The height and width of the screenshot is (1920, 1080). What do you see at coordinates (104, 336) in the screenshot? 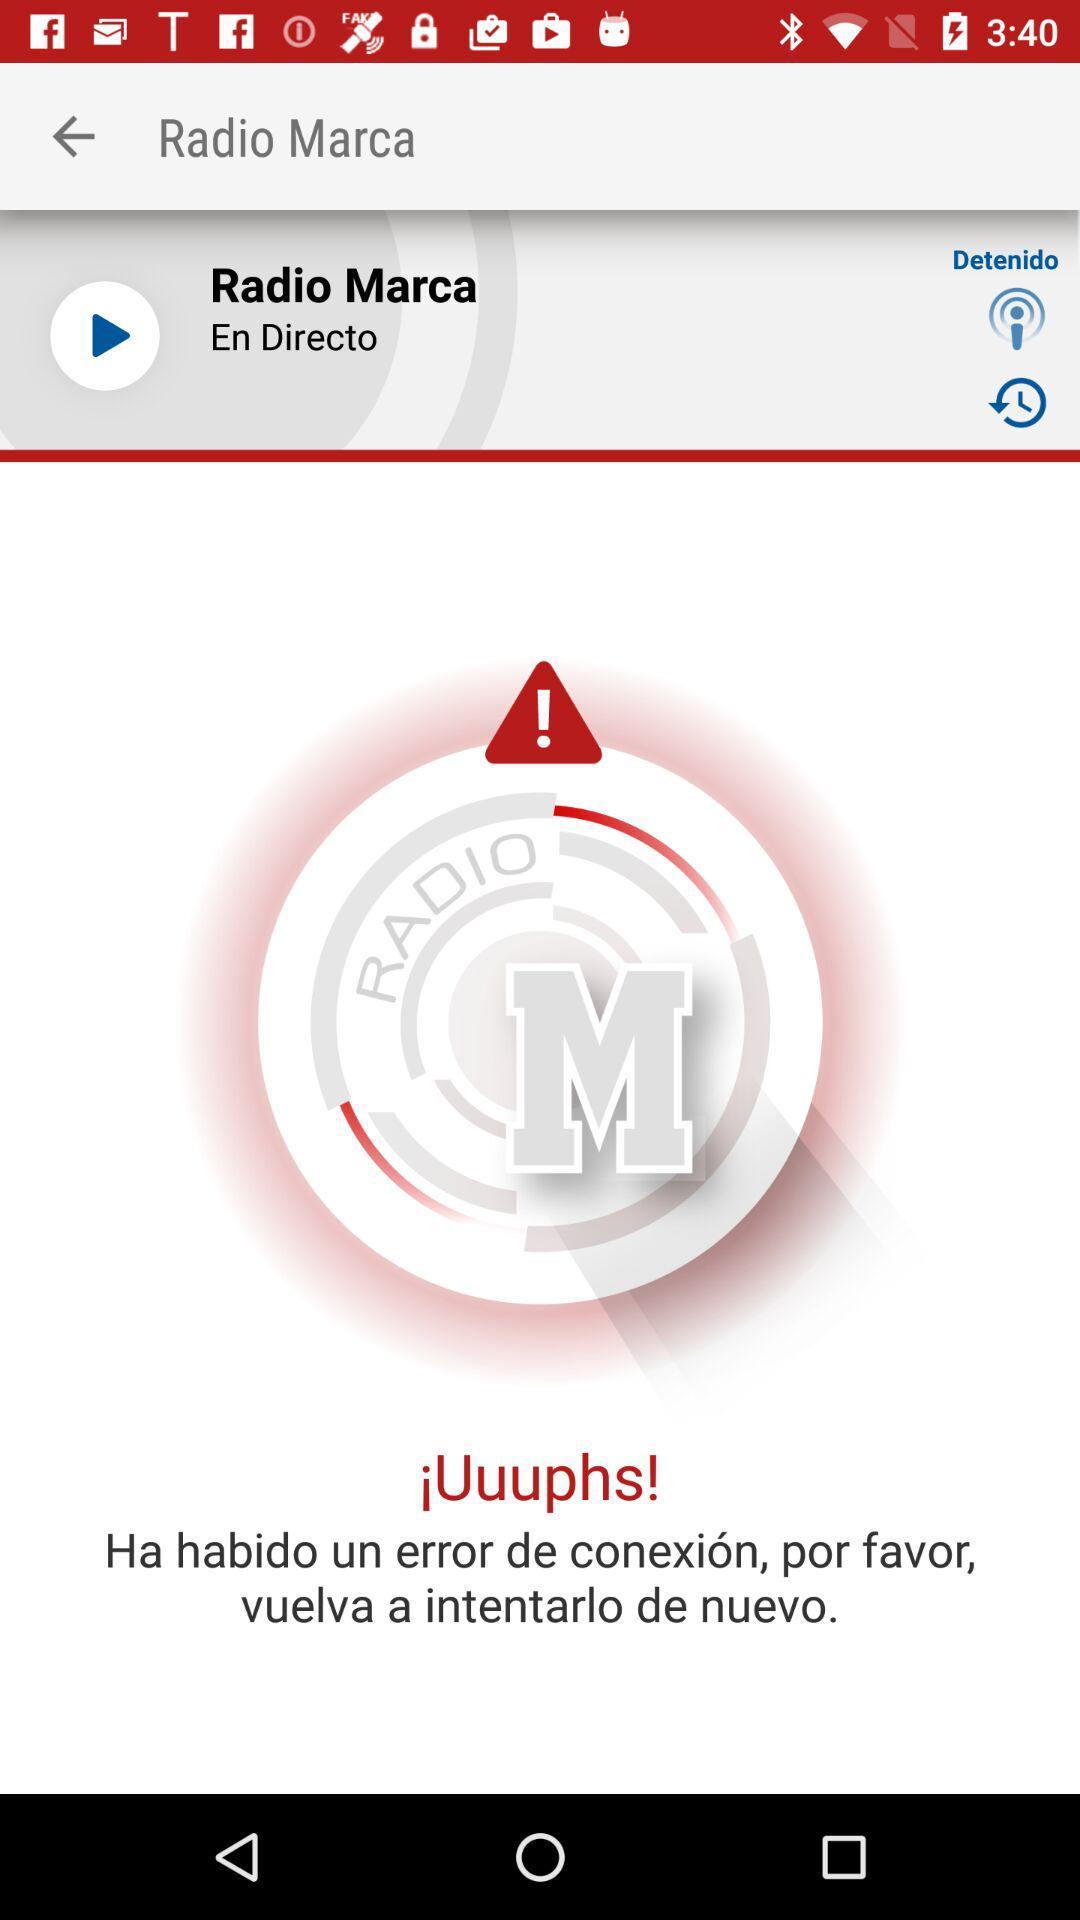
I see `icon to the left of the radio marca item` at bounding box center [104, 336].